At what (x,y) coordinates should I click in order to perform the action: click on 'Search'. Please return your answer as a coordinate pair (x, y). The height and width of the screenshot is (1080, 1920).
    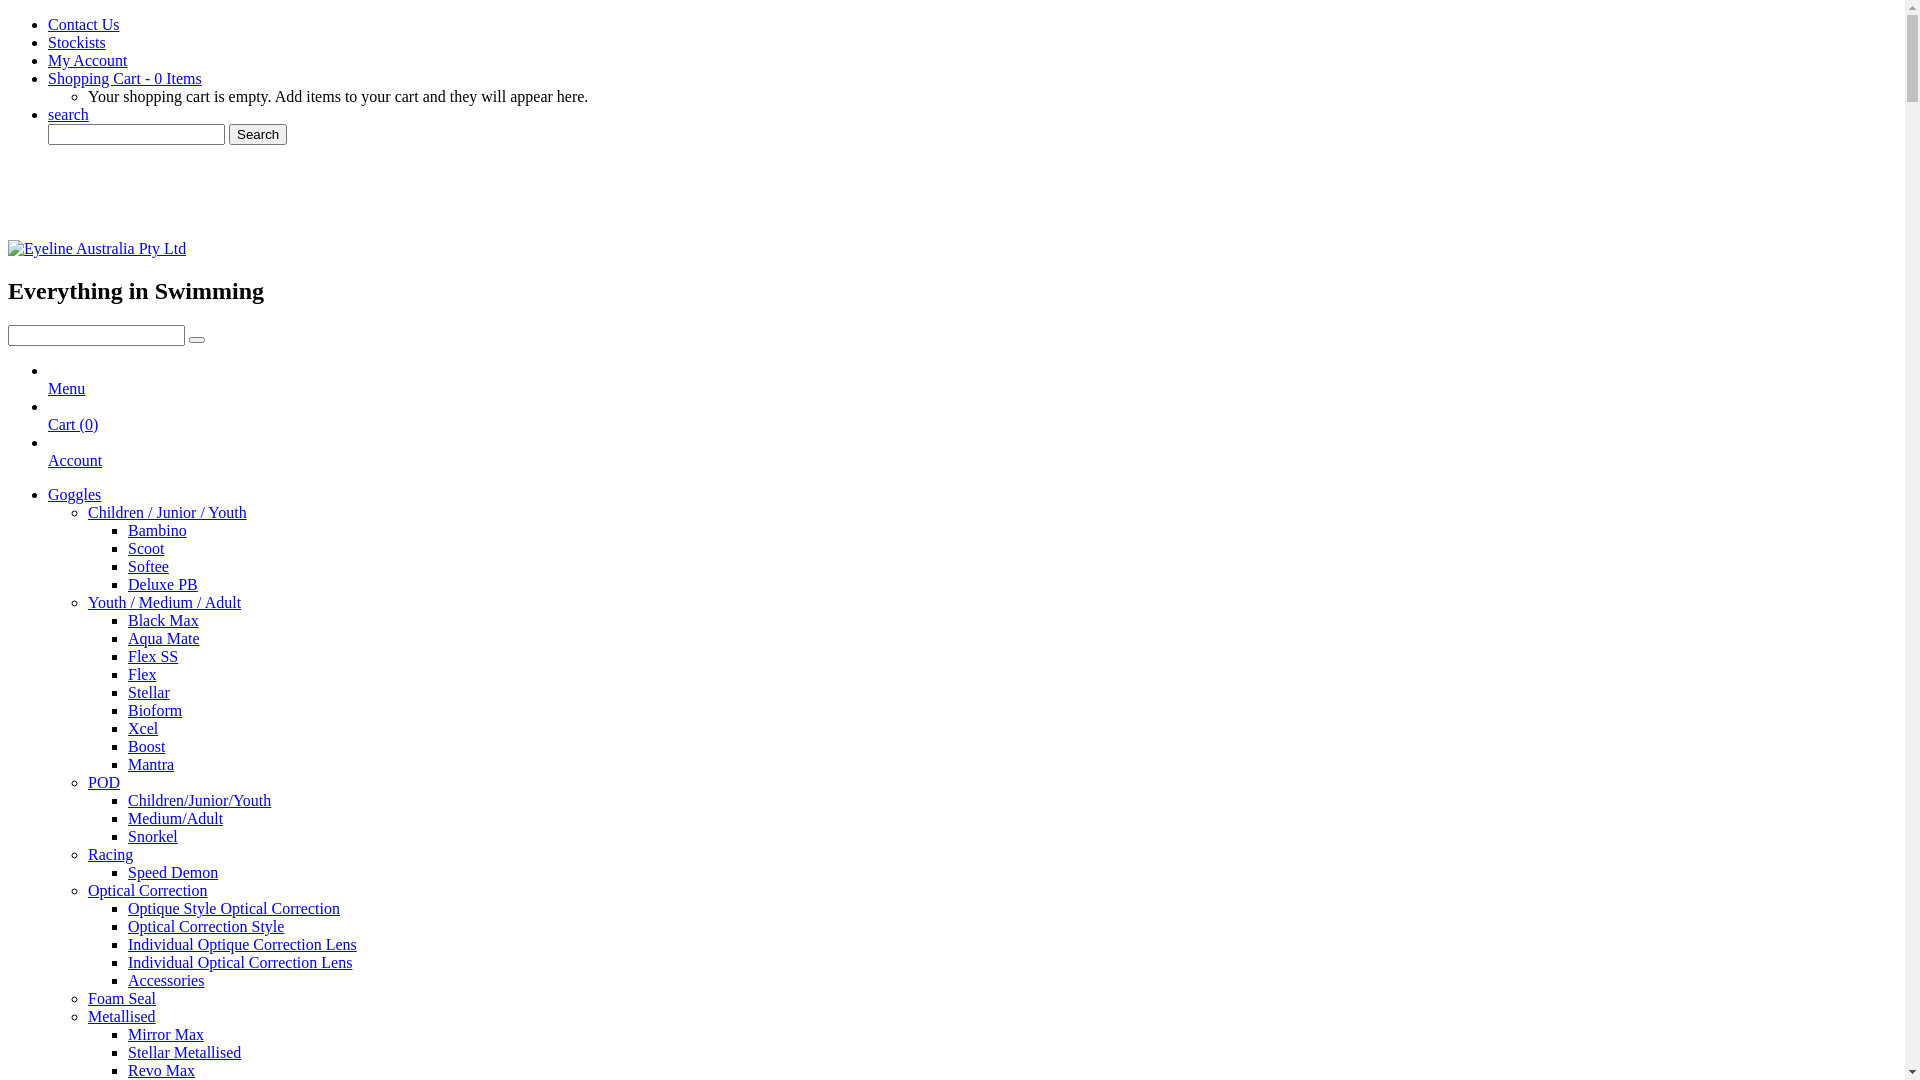
    Looking at the image, I should click on (229, 134).